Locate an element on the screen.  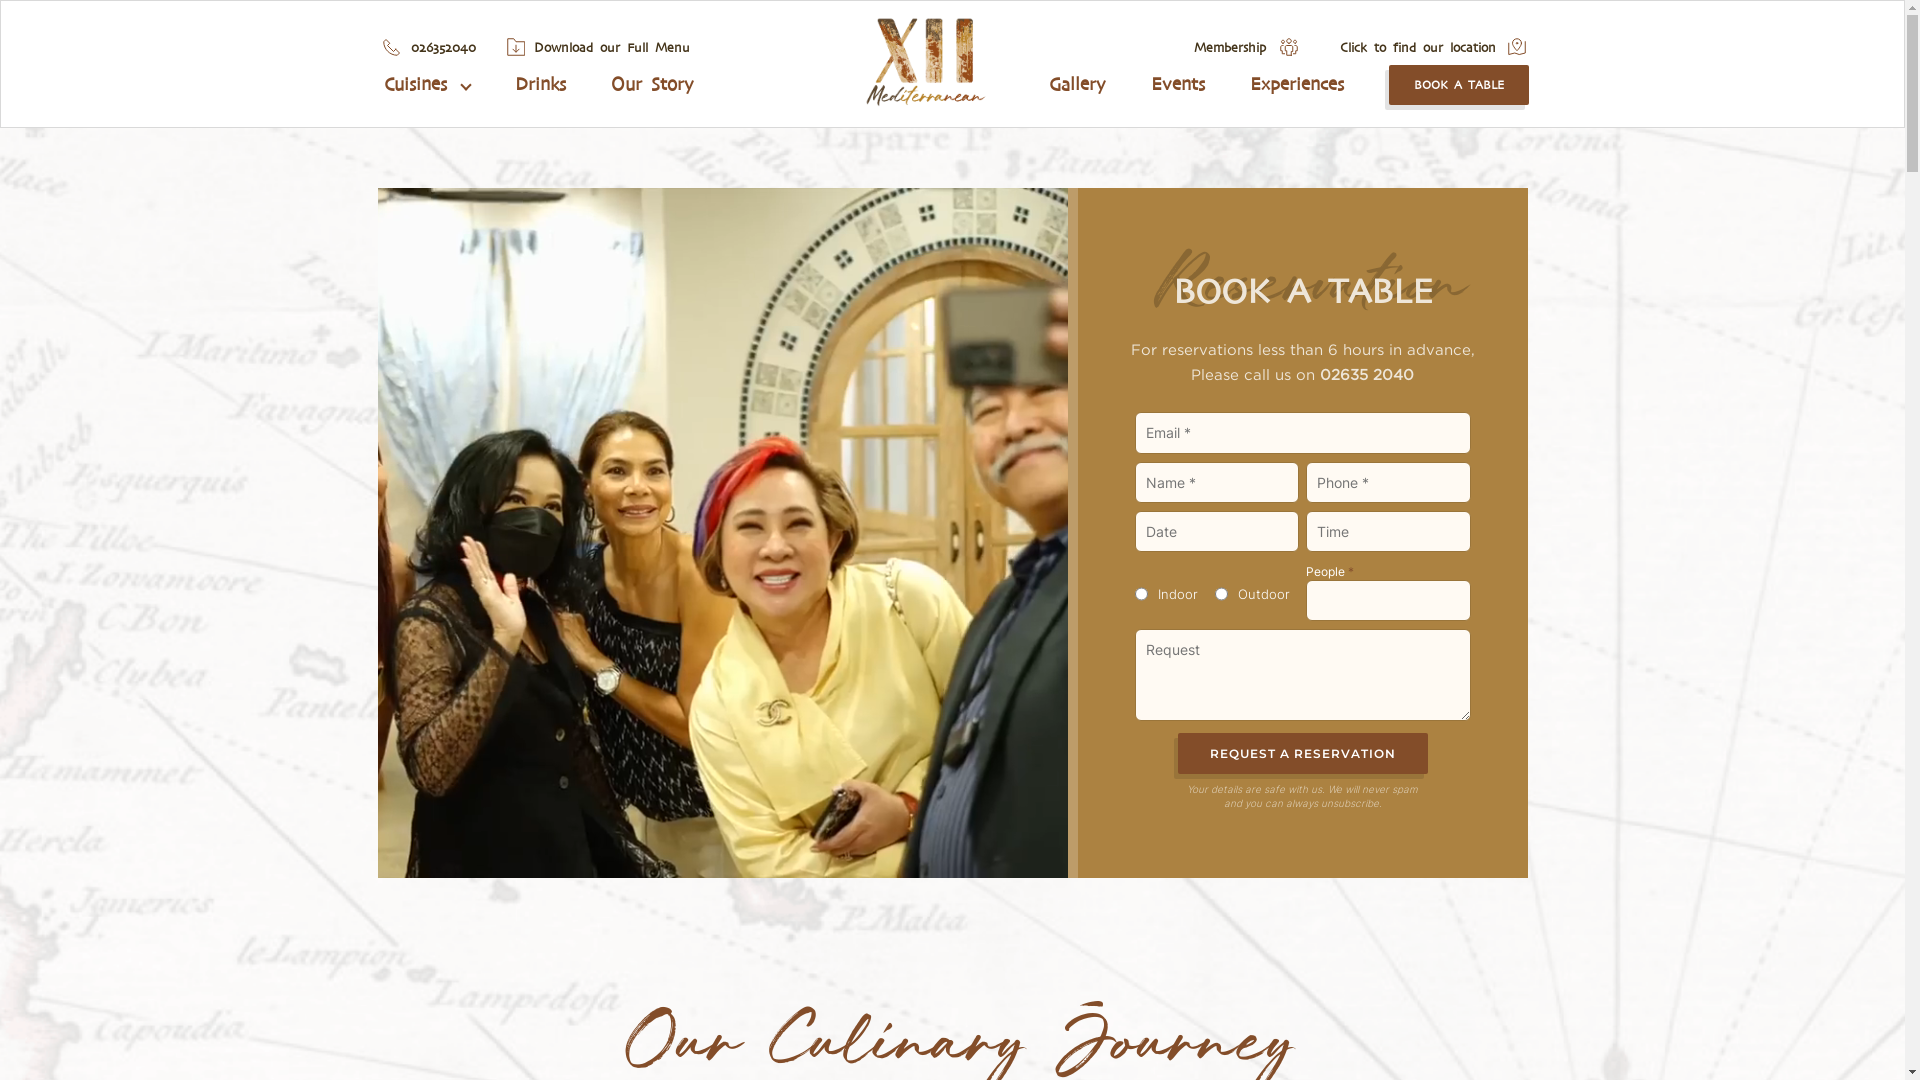
'Events' is located at coordinates (1151, 83).